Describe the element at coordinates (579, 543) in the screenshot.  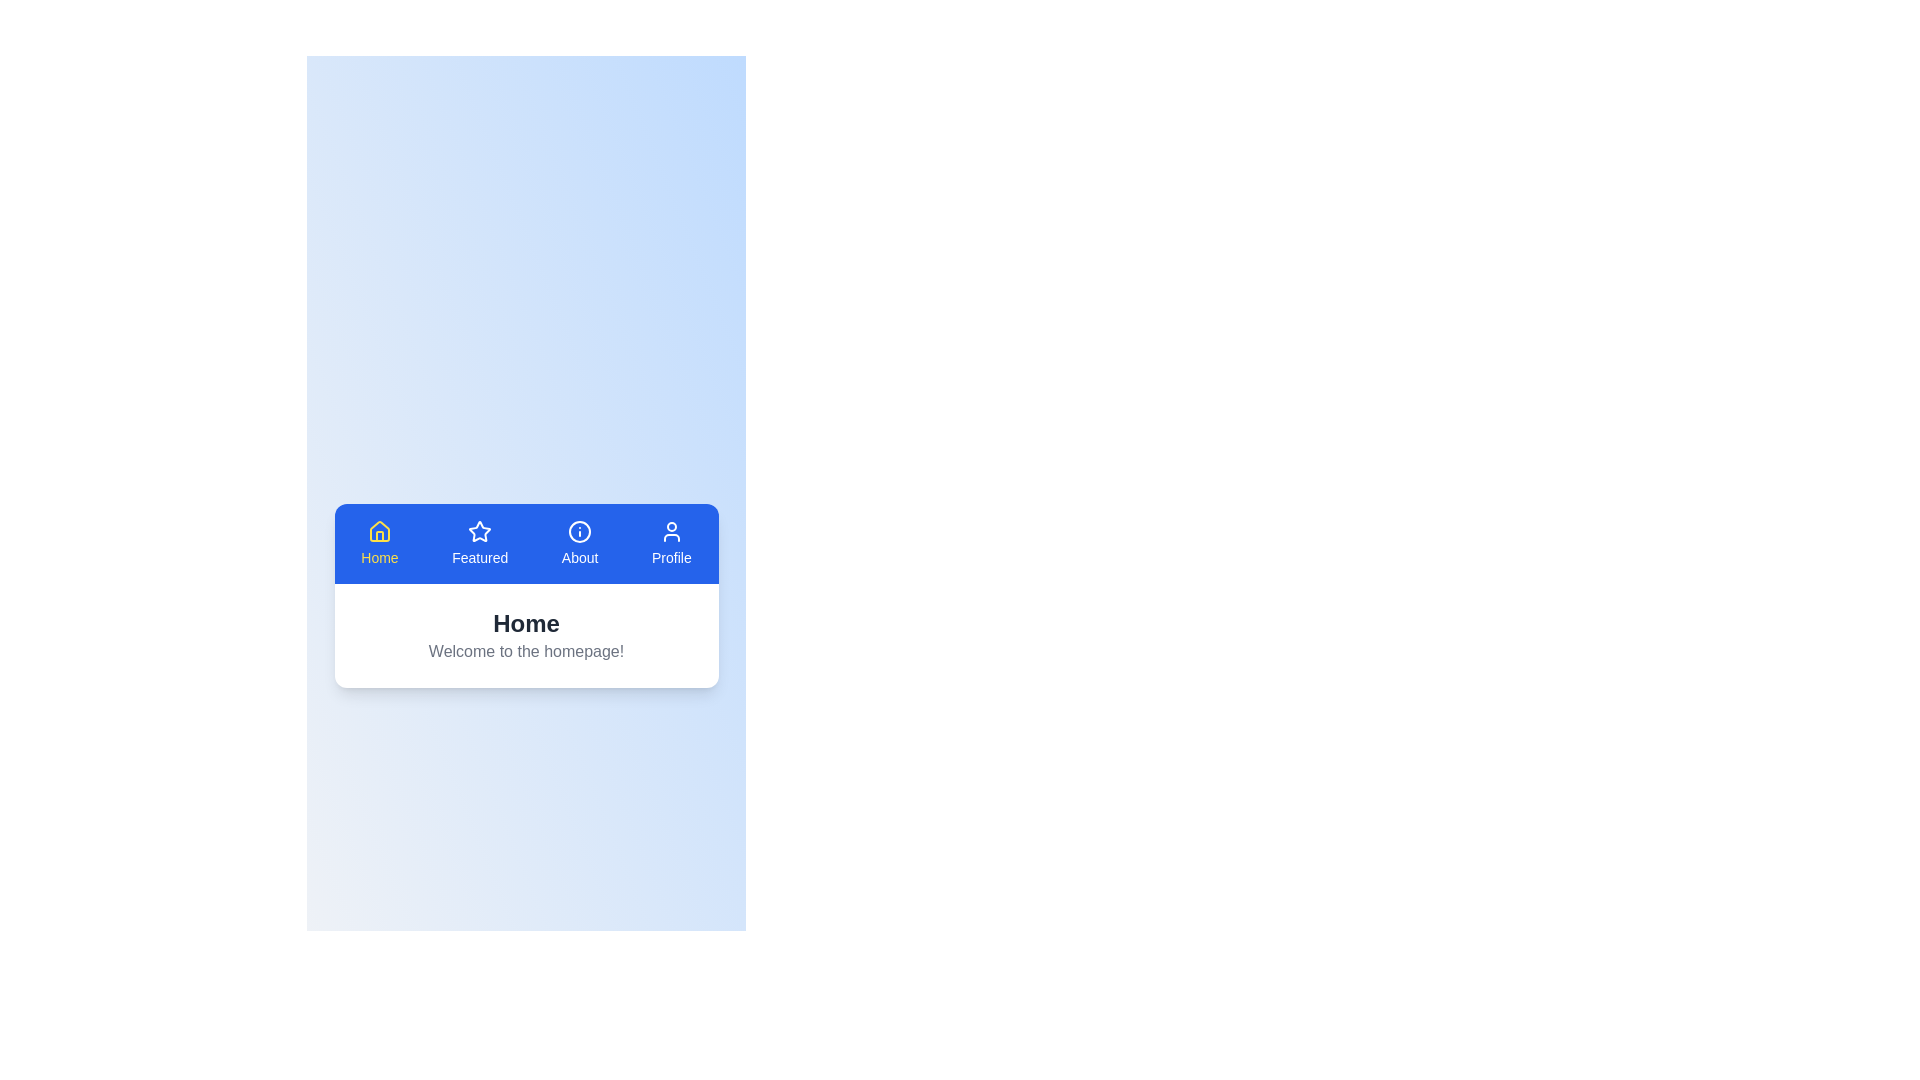
I see `the menu item About by clicking on it` at that location.